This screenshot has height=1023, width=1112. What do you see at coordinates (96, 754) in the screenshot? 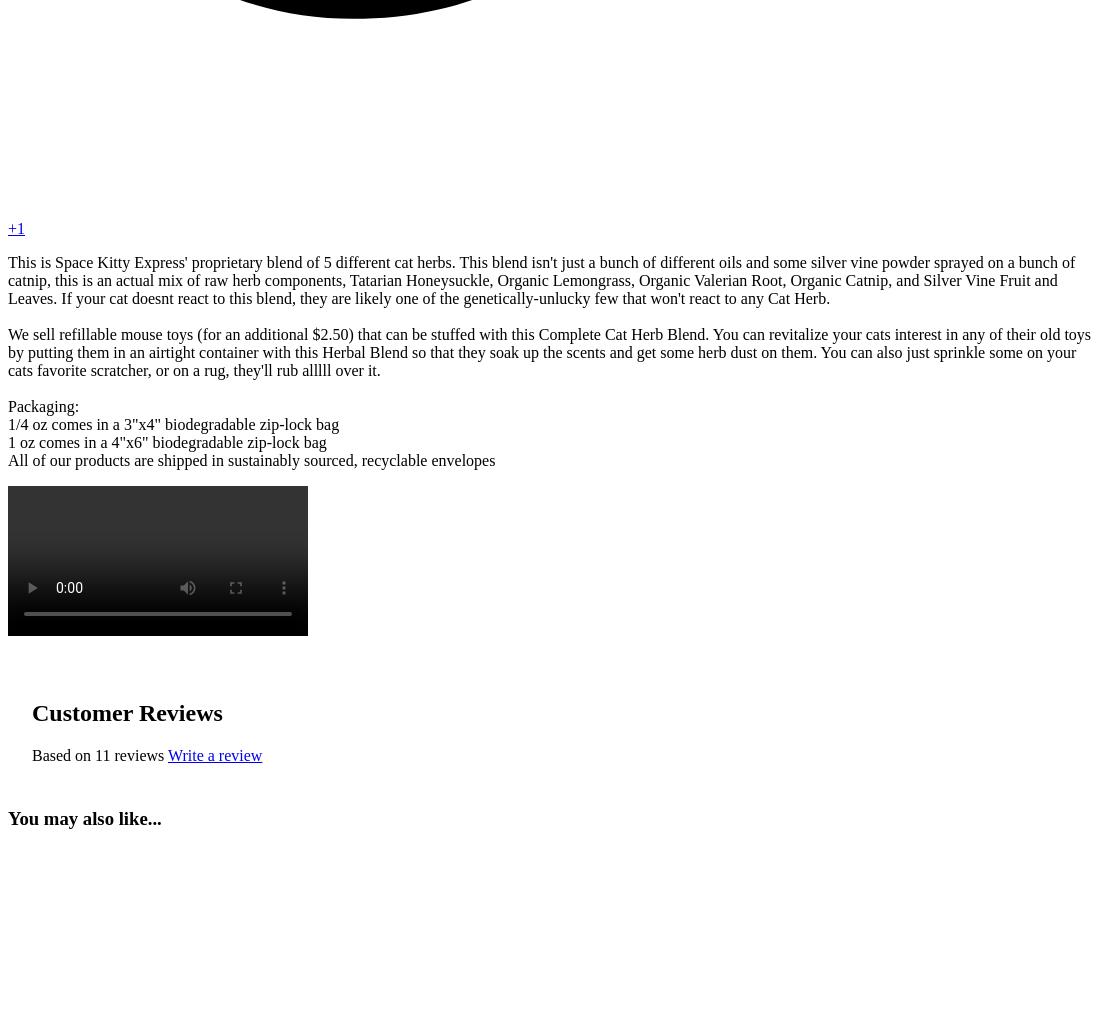
I see `'Based on 11 reviews'` at bounding box center [96, 754].